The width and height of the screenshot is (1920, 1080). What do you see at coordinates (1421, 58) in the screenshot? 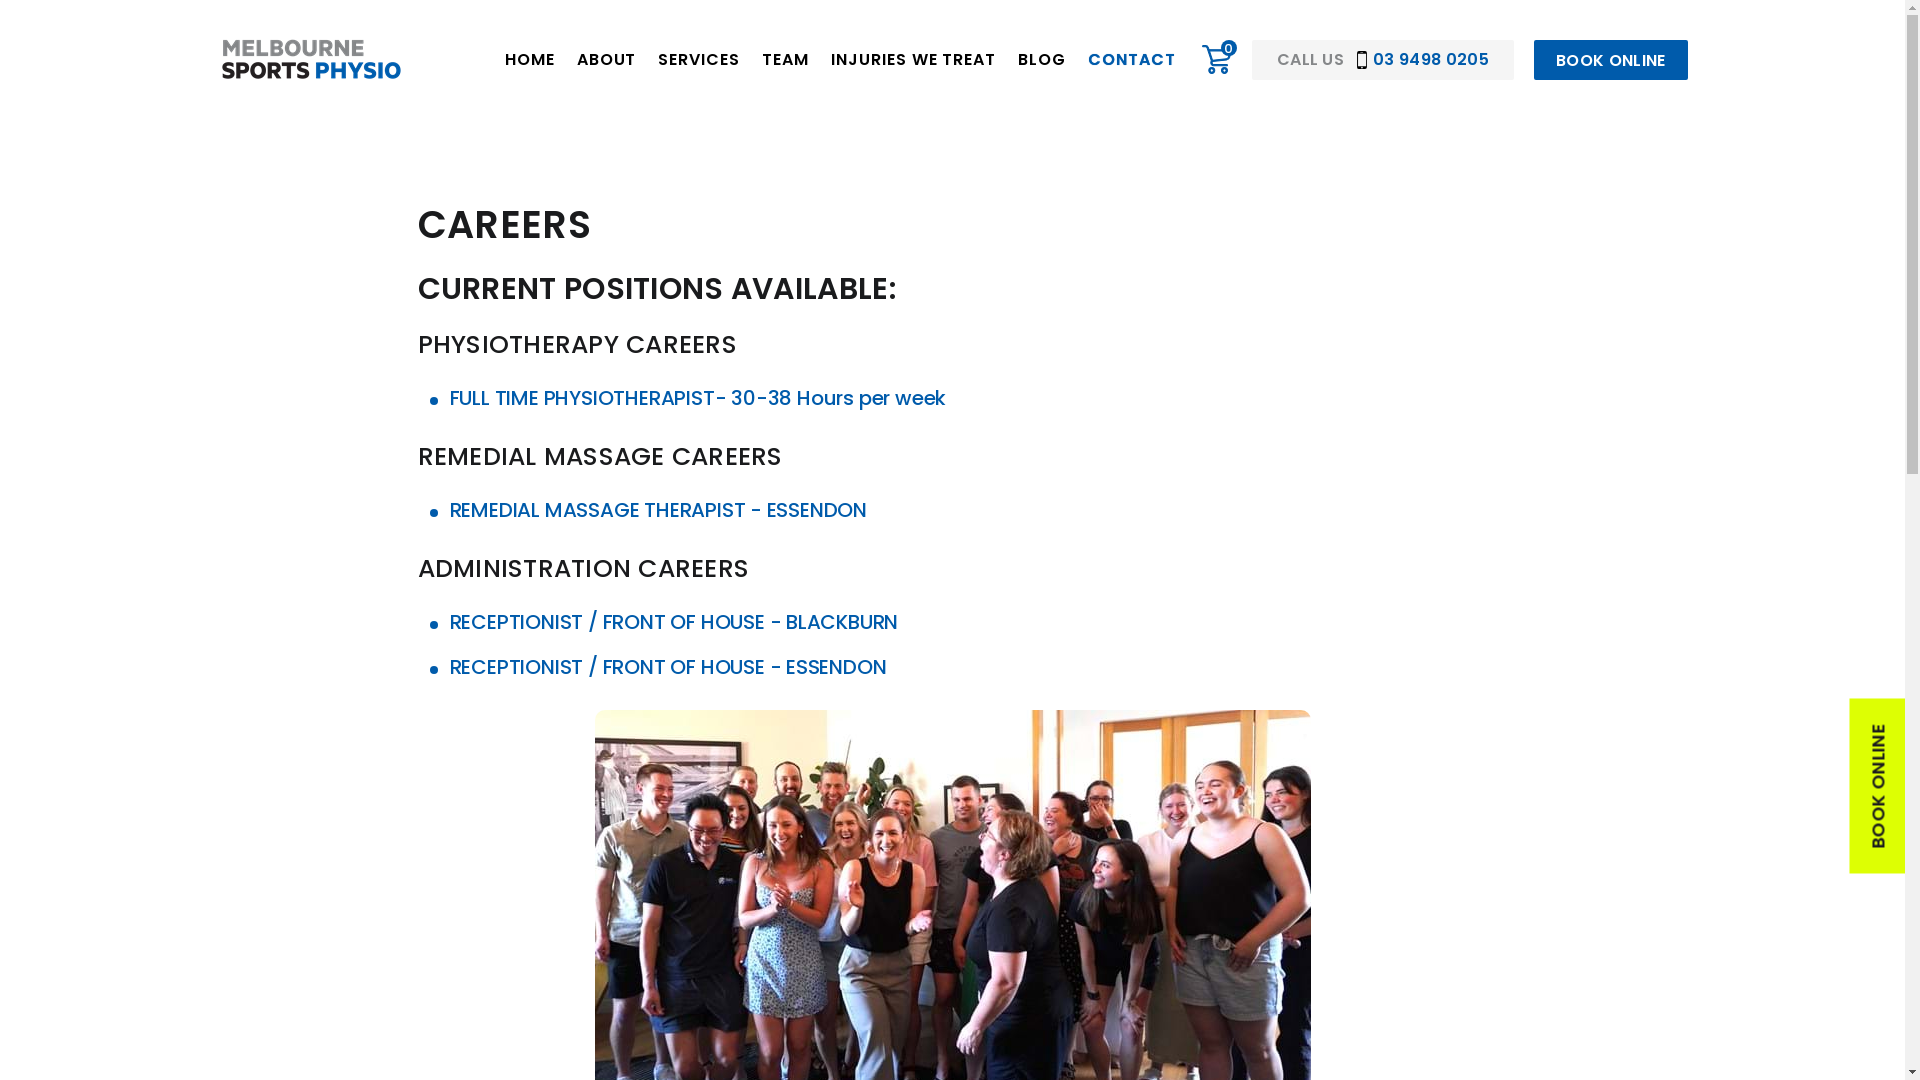
I see `'03 9498 0205'` at bounding box center [1421, 58].